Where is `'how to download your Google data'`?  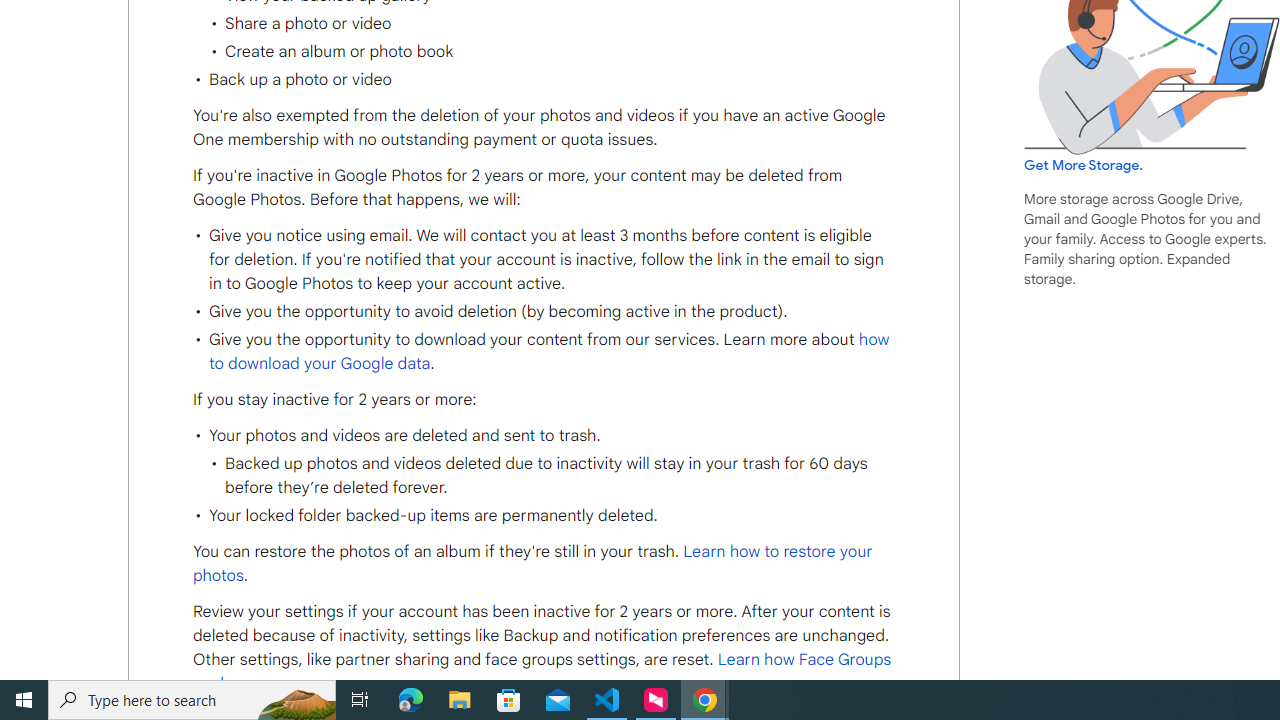
'how to download your Google data' is located at coordinates (549, 350).